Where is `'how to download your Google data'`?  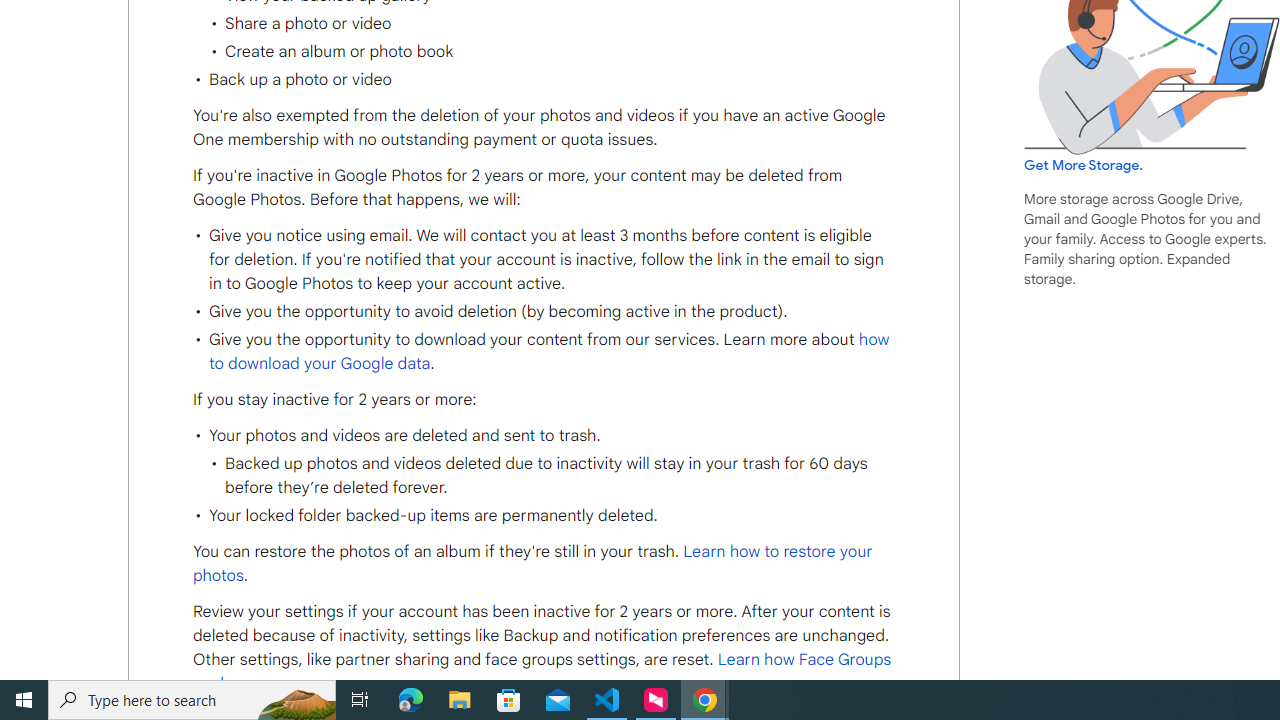
'how to download your Google data' is located at coordinates (549, 350).